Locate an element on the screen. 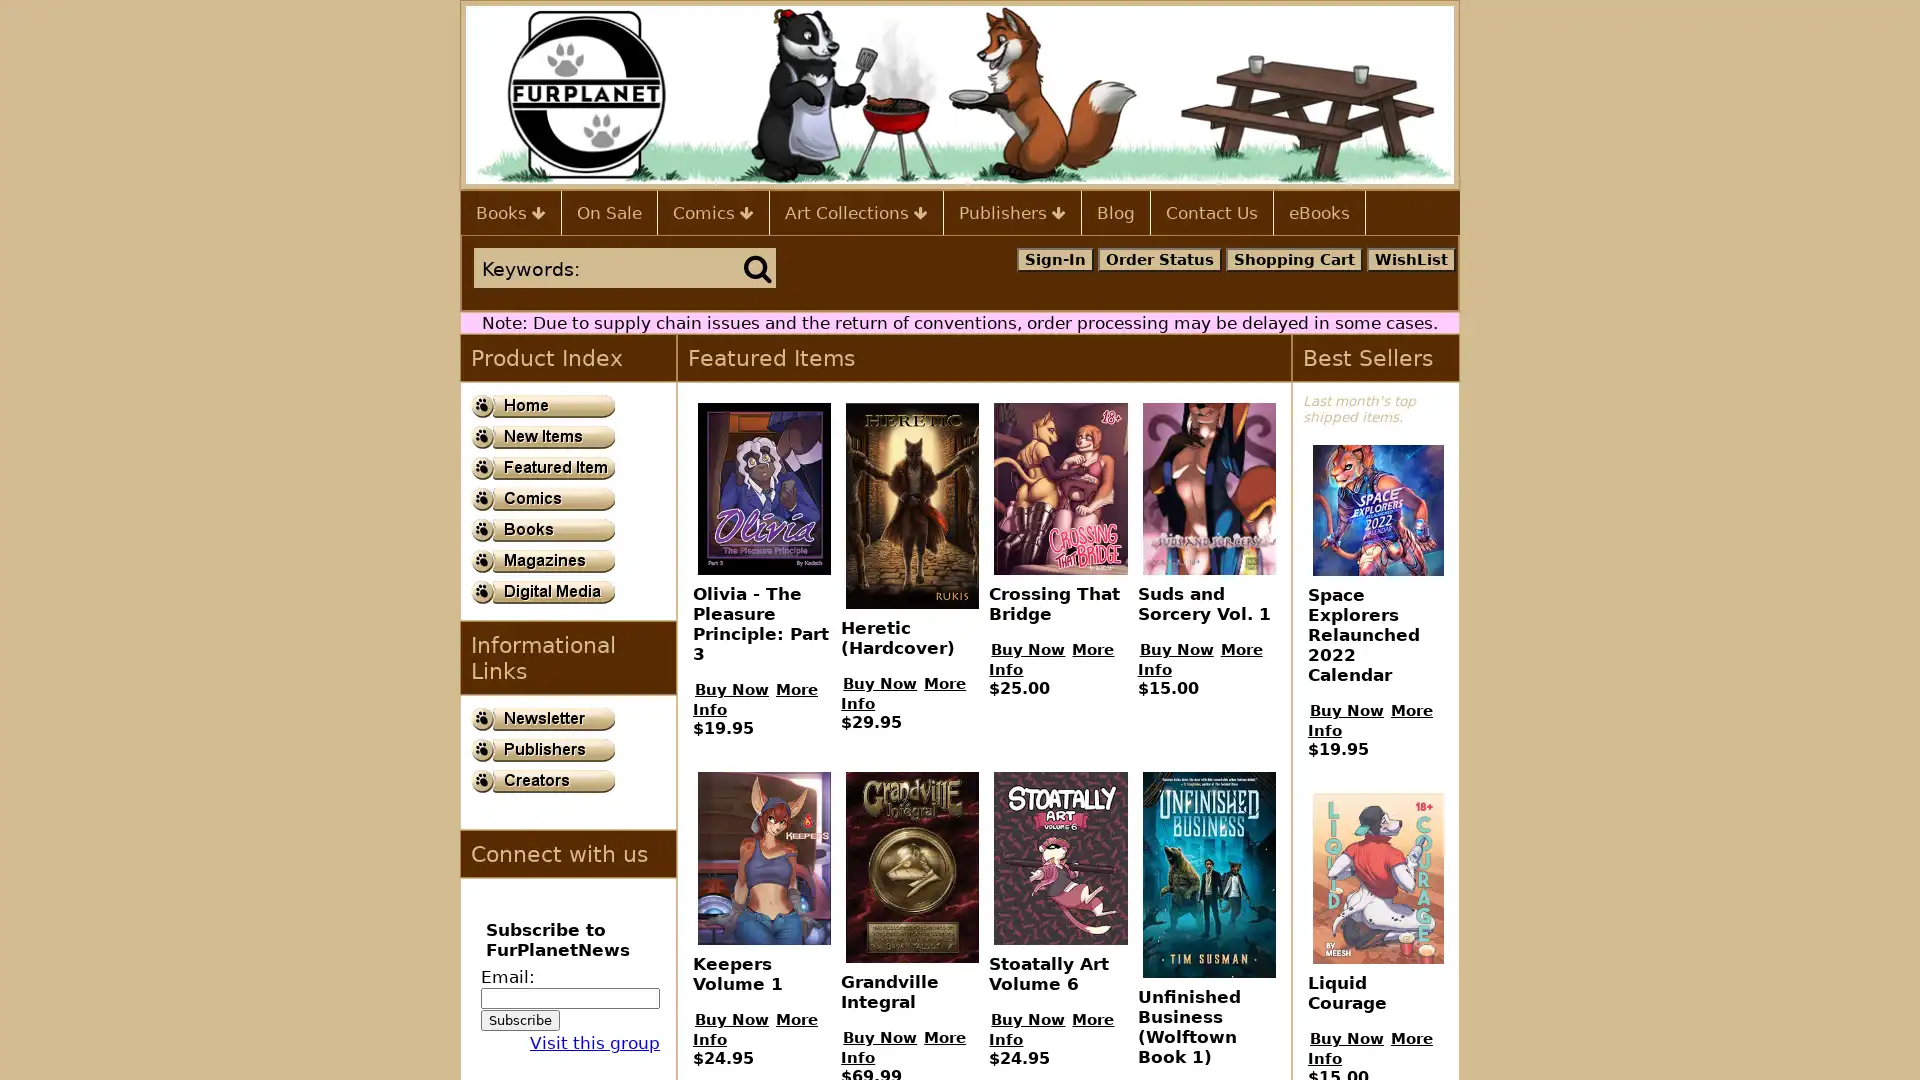  WishList is located at coordinates (1410, 257).